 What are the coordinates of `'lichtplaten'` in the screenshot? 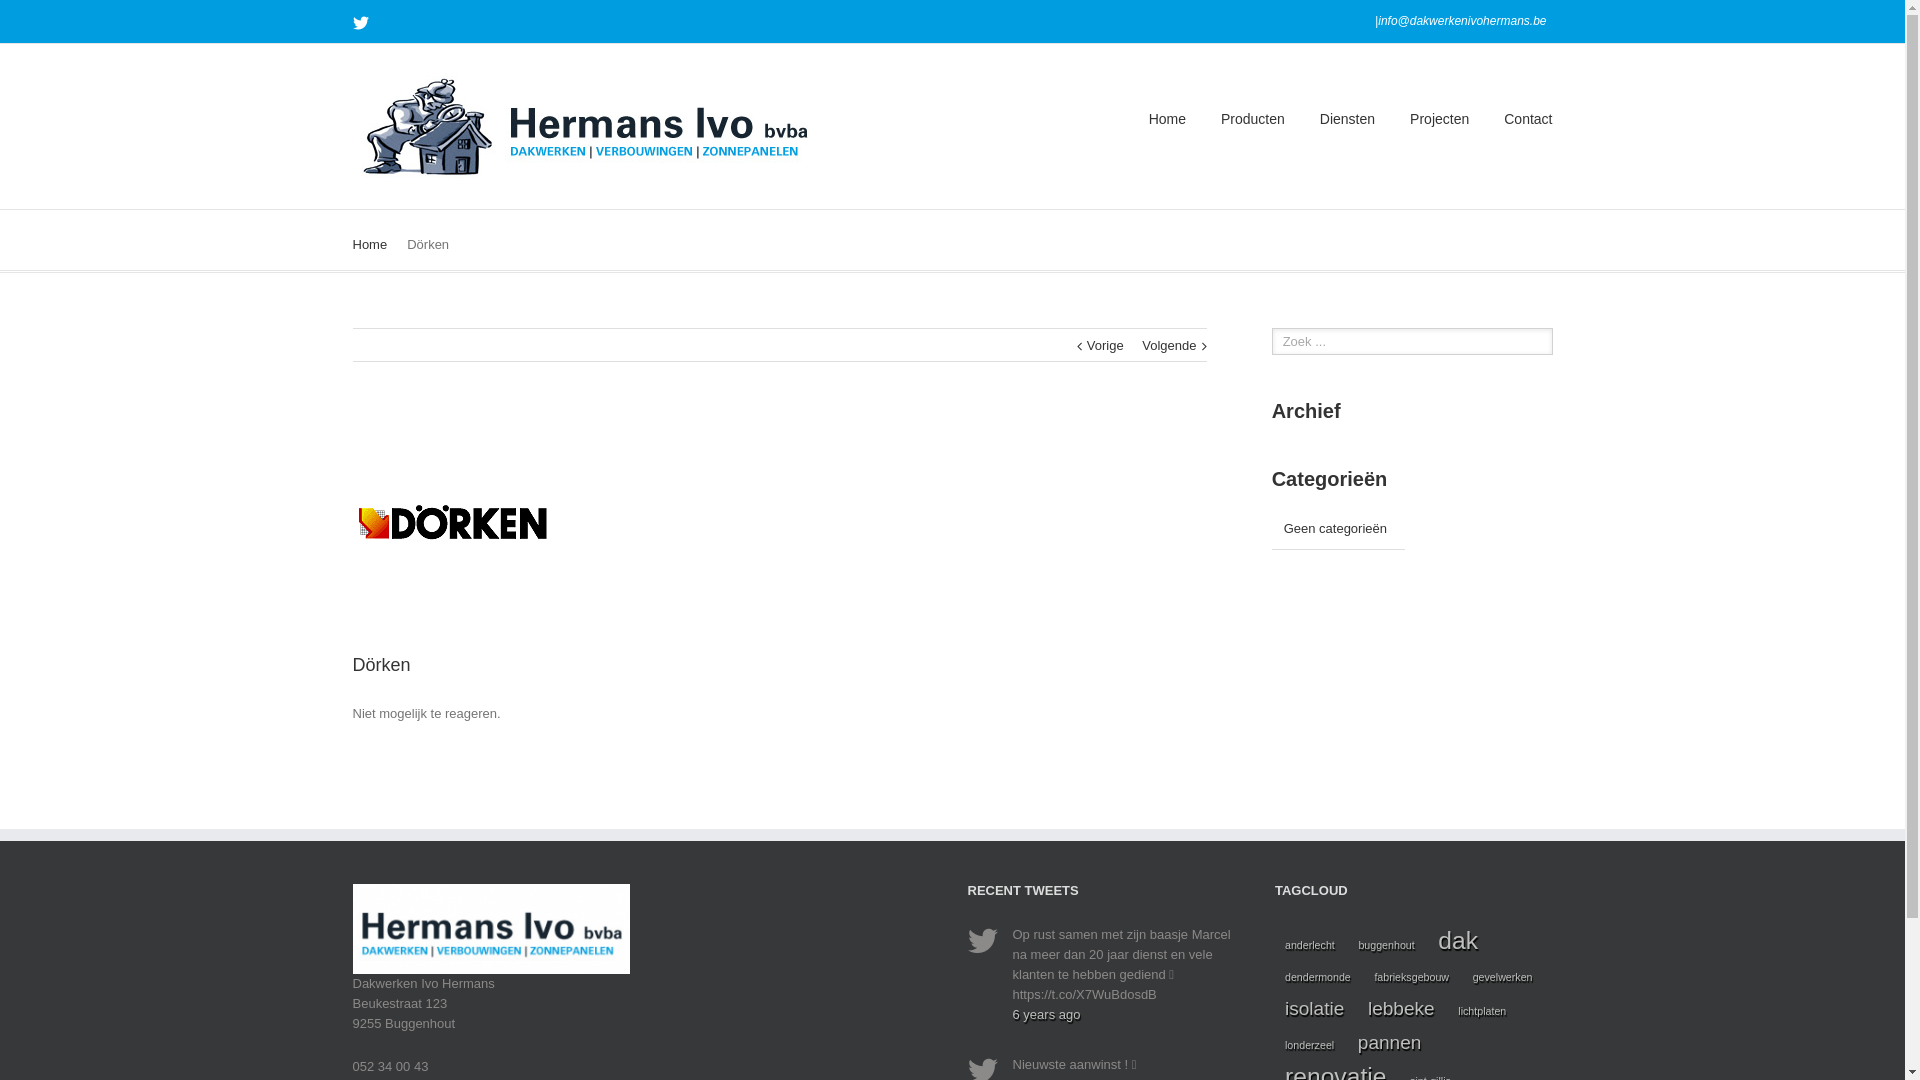 It's located at (1448, 1010).